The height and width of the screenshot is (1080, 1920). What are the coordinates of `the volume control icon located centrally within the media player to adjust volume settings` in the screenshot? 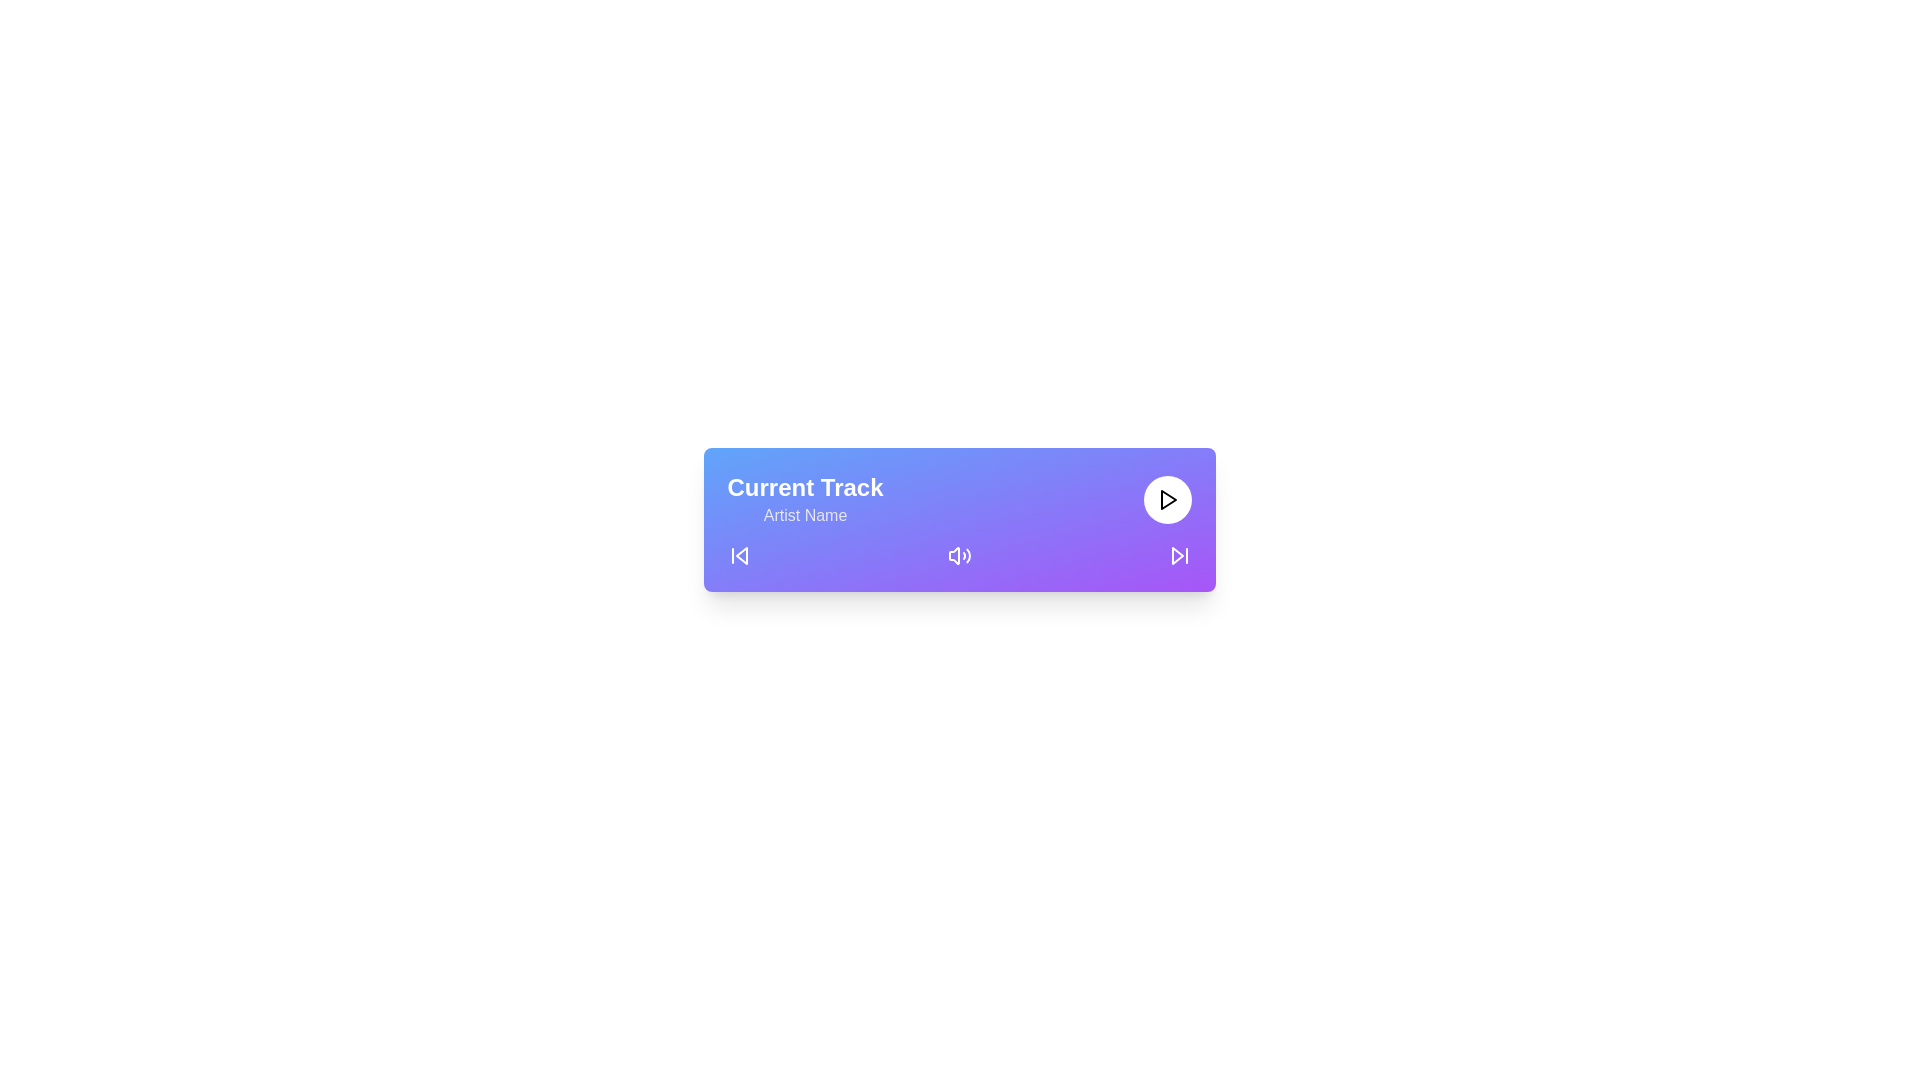 It's located at (958, 555).